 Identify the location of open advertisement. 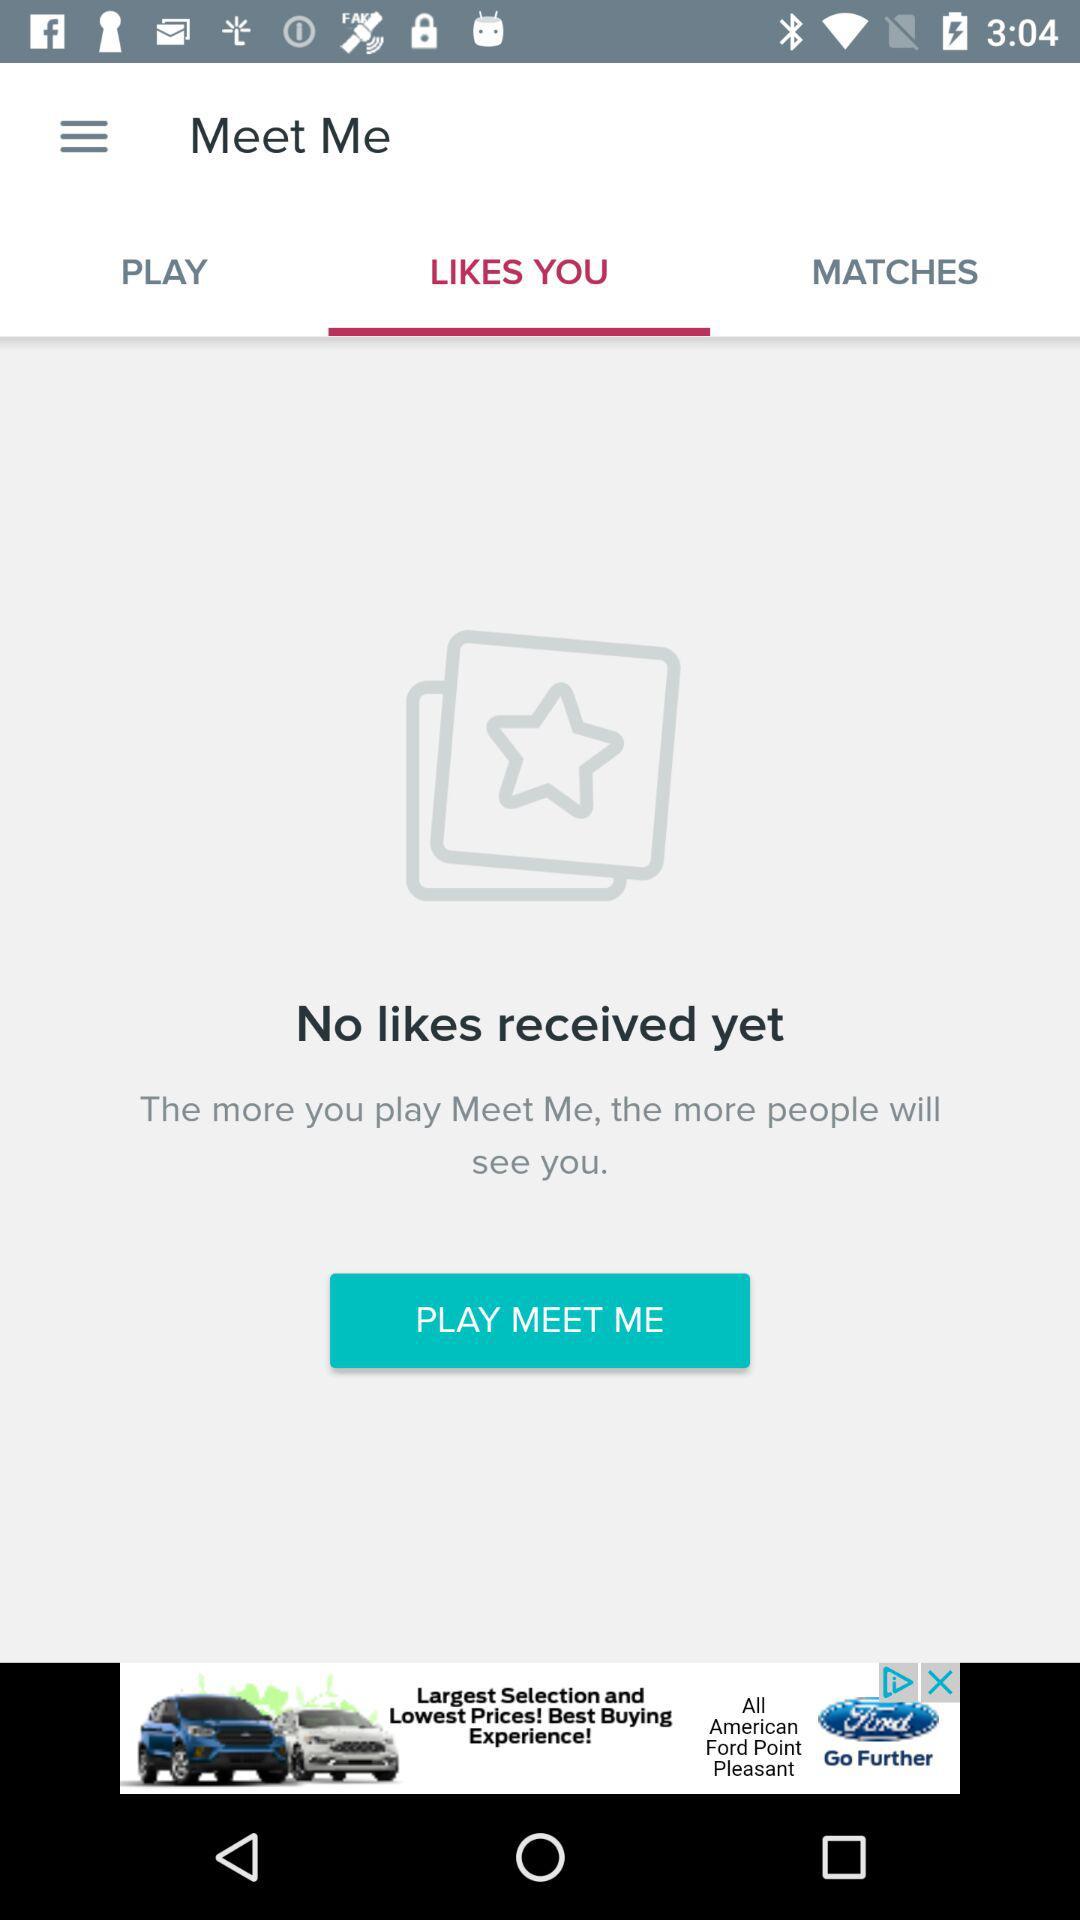
(540, 1727).